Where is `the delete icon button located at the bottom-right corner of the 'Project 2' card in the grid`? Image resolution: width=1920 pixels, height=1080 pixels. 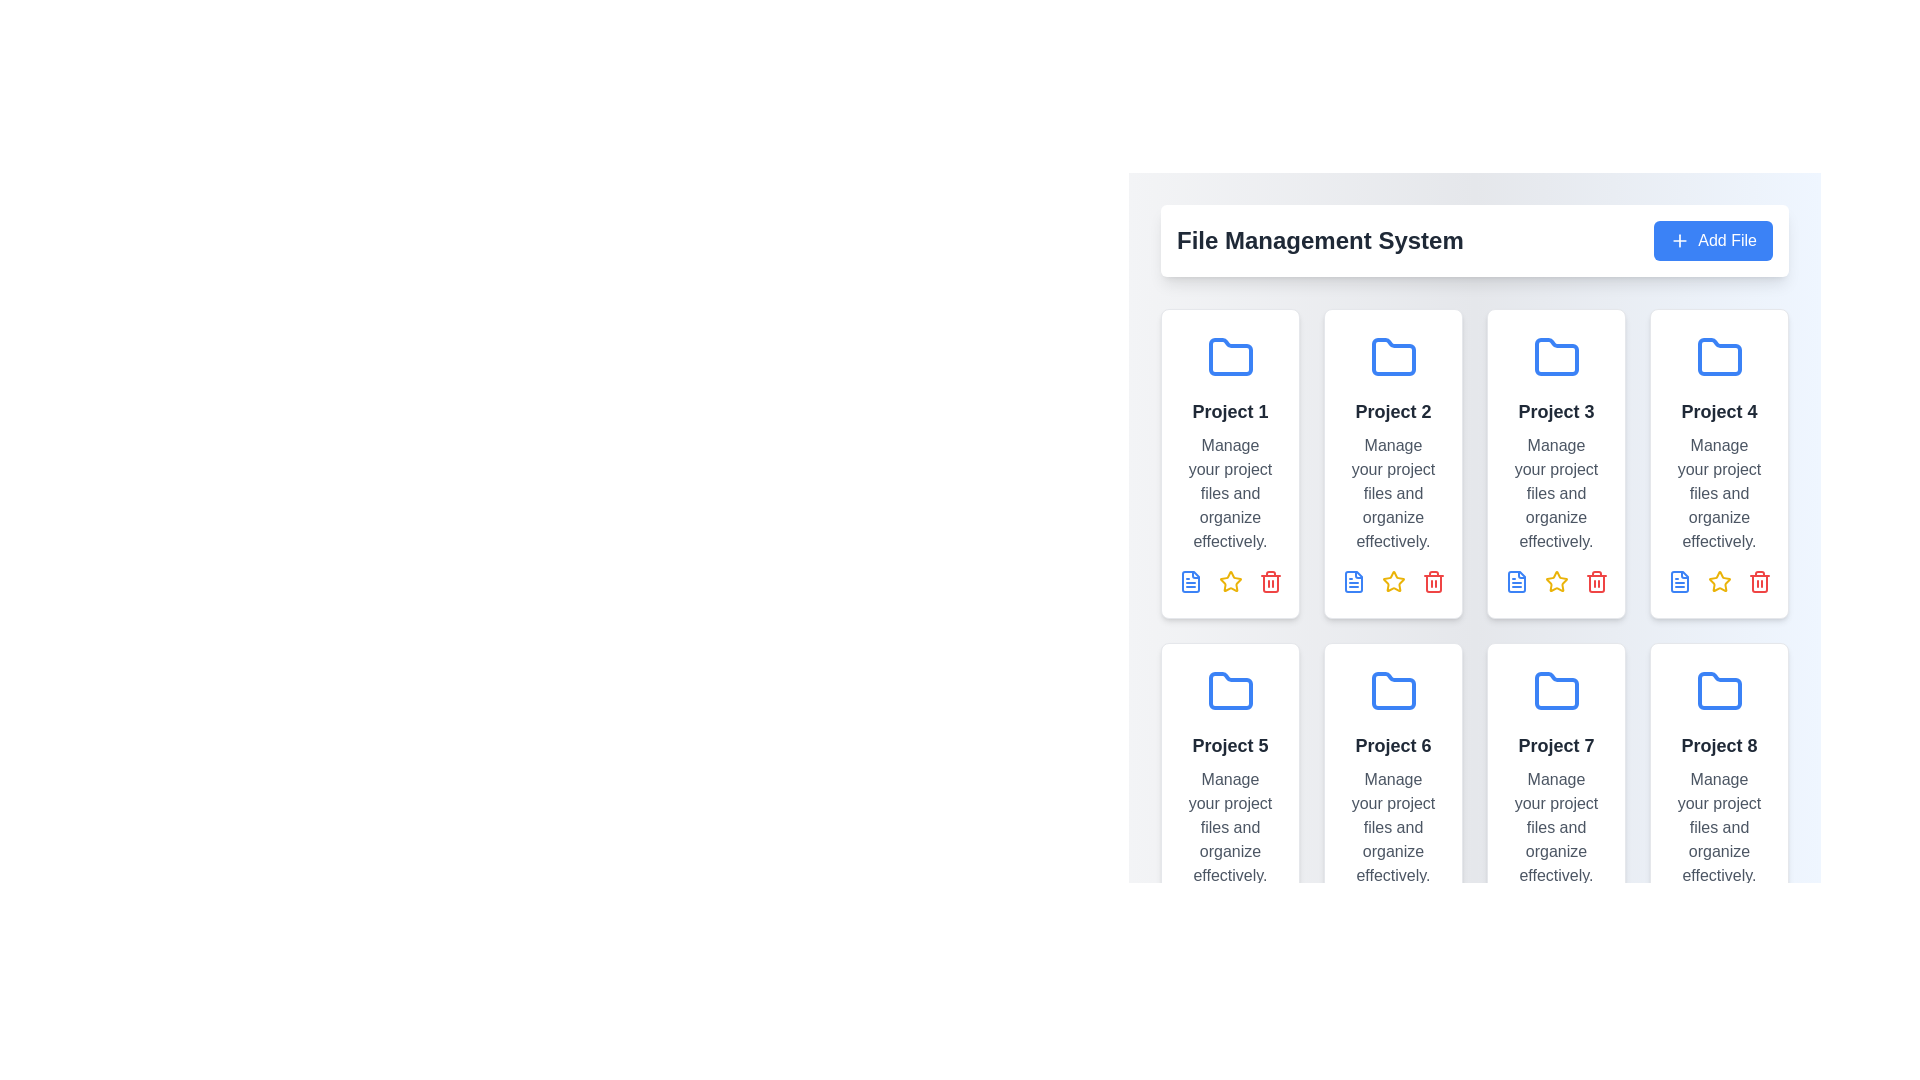
the delete icon button located at the bottom-right corner of the 'Project 2' card in the grid is located at coordinates (1432, 583).